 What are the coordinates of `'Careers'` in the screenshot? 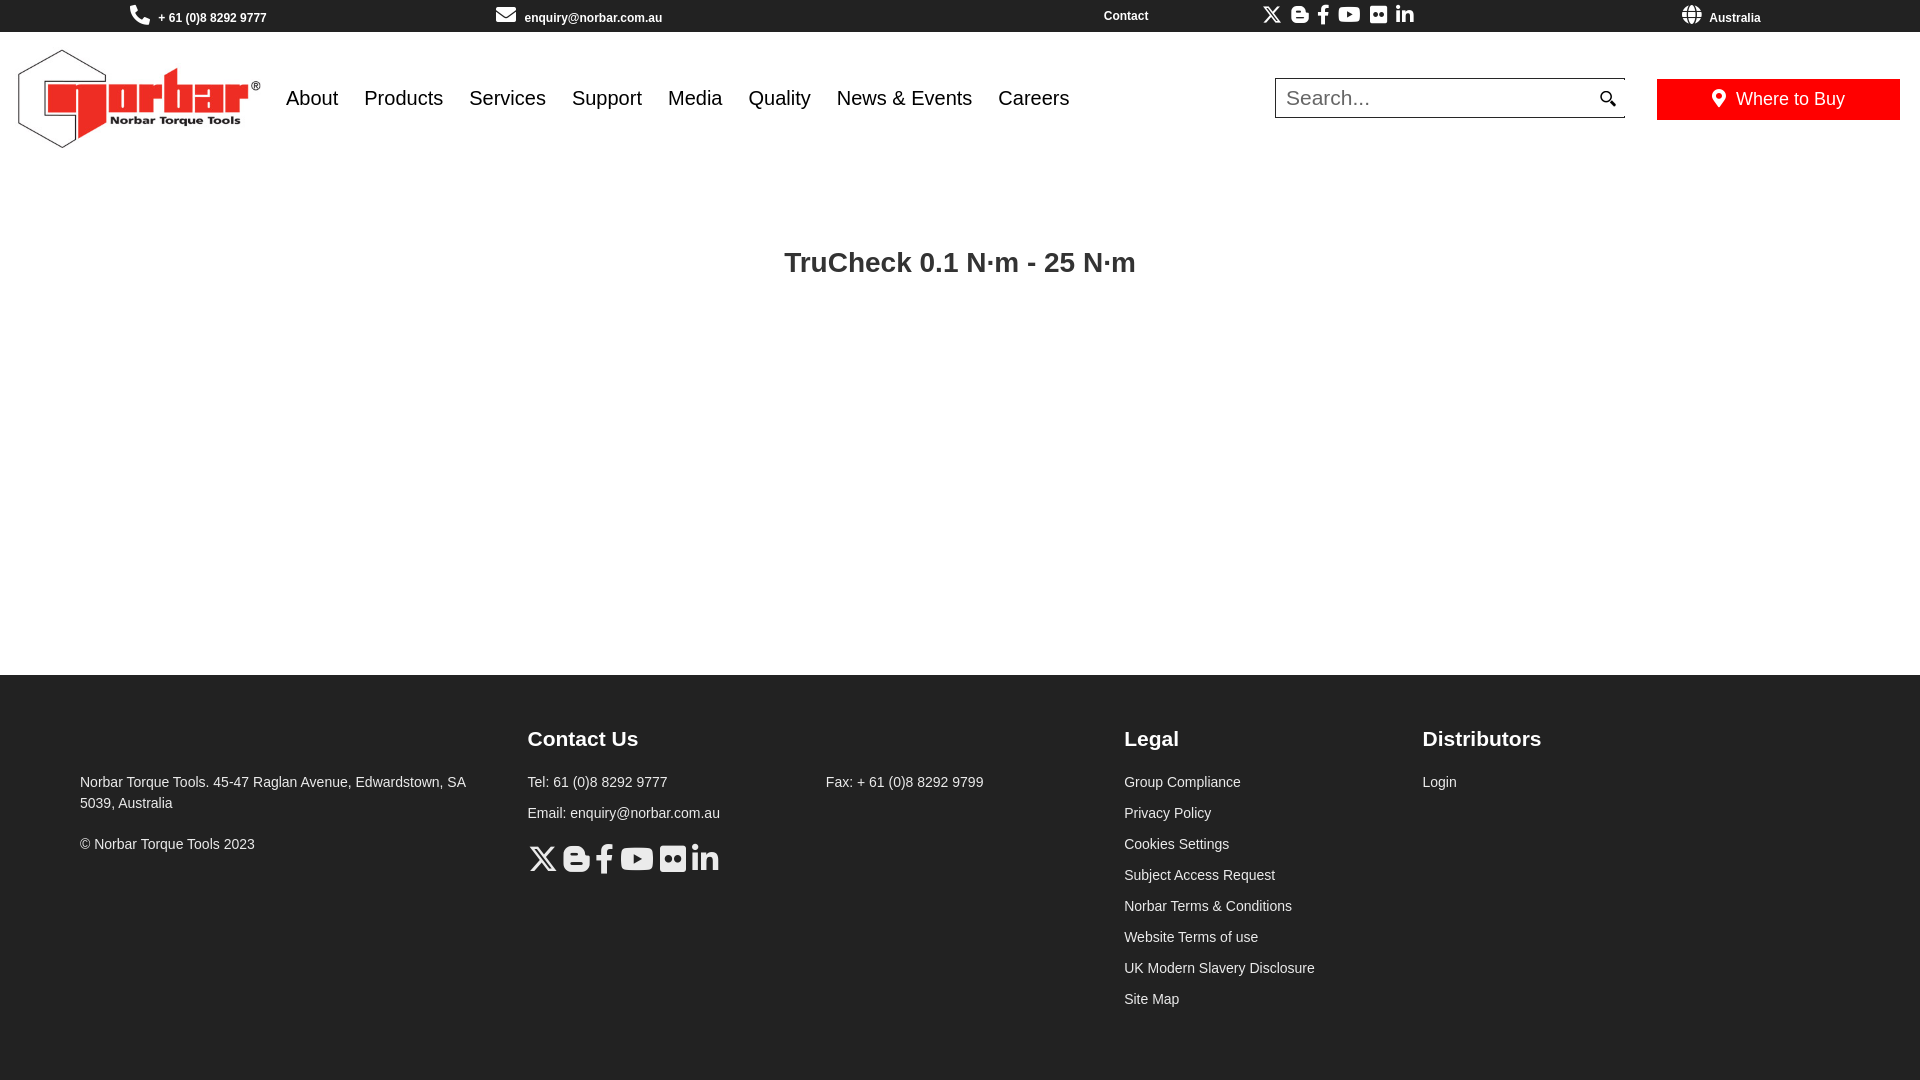 It's located at (1033, 98).